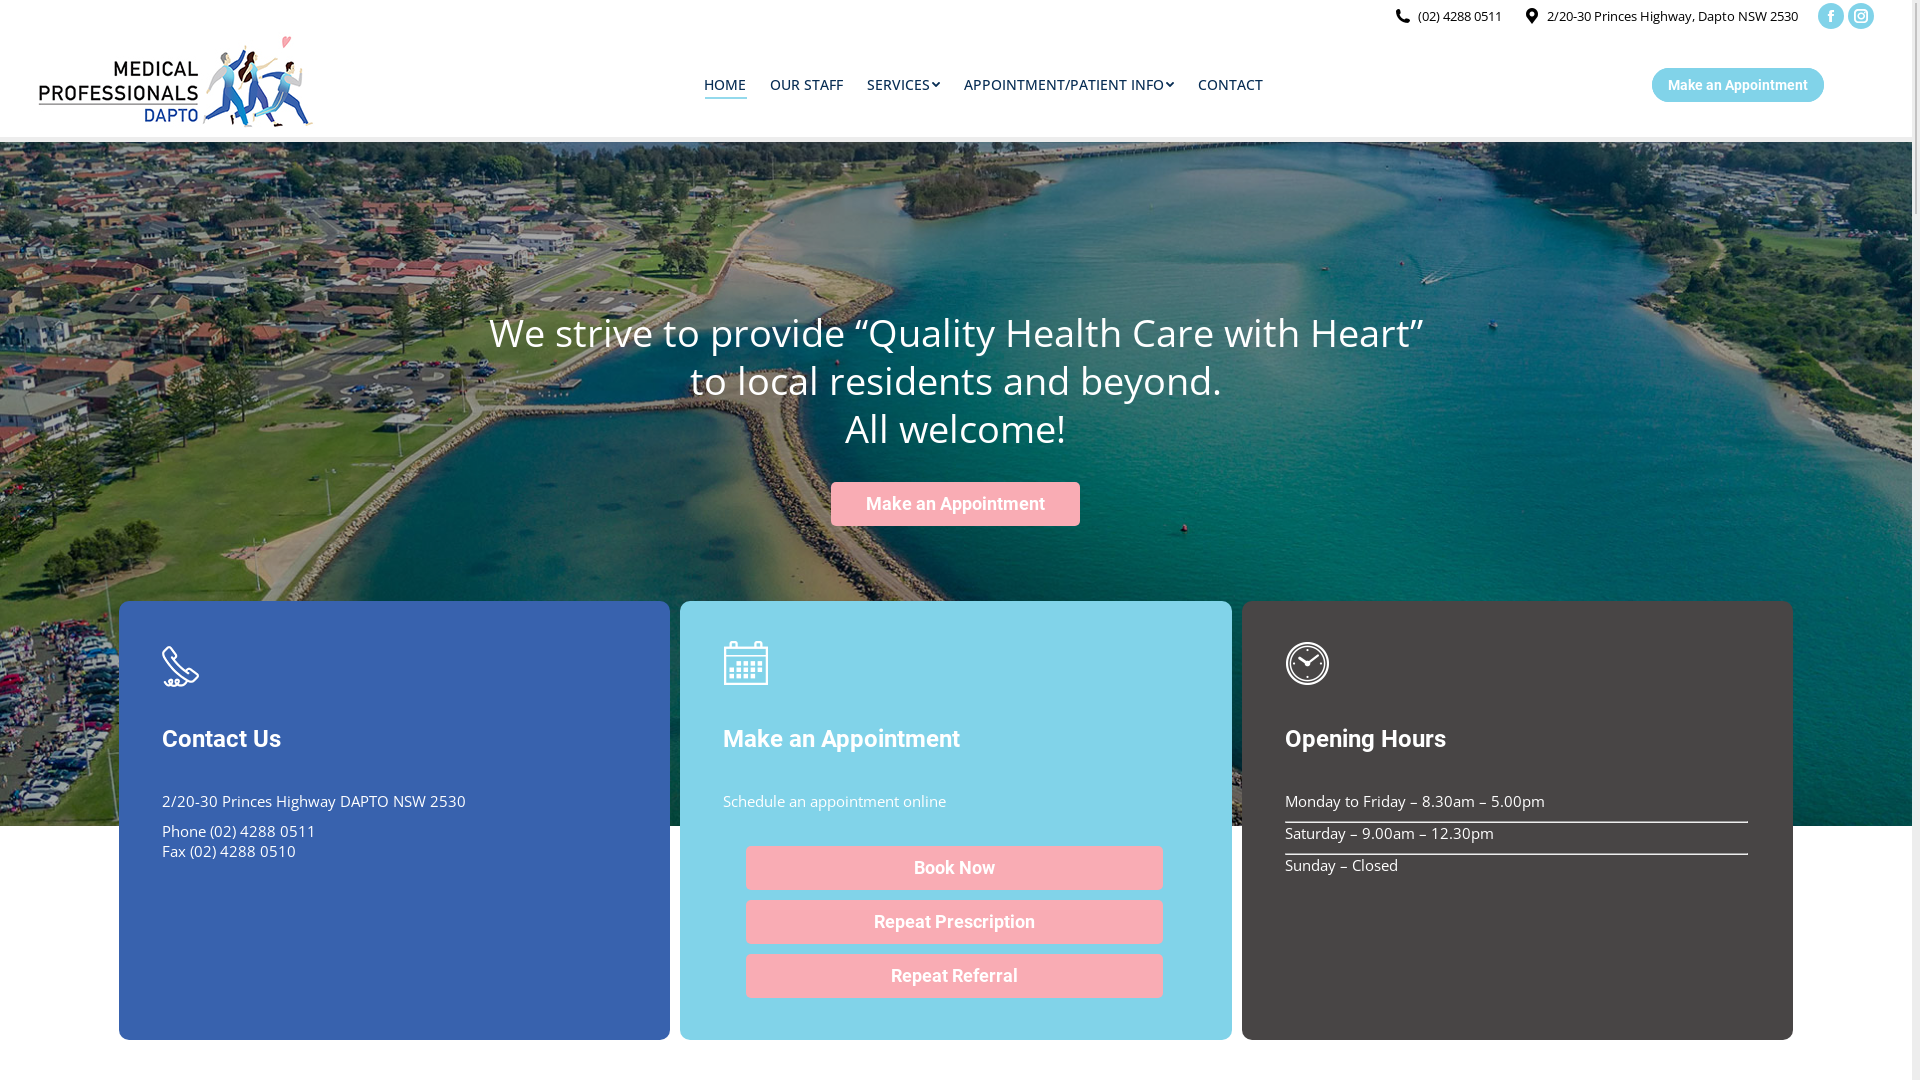  What do you see at coordinates (181, 663) in the screenshot?
I see `'h1-custom-icon-7'` at bounding box center [181, 663].